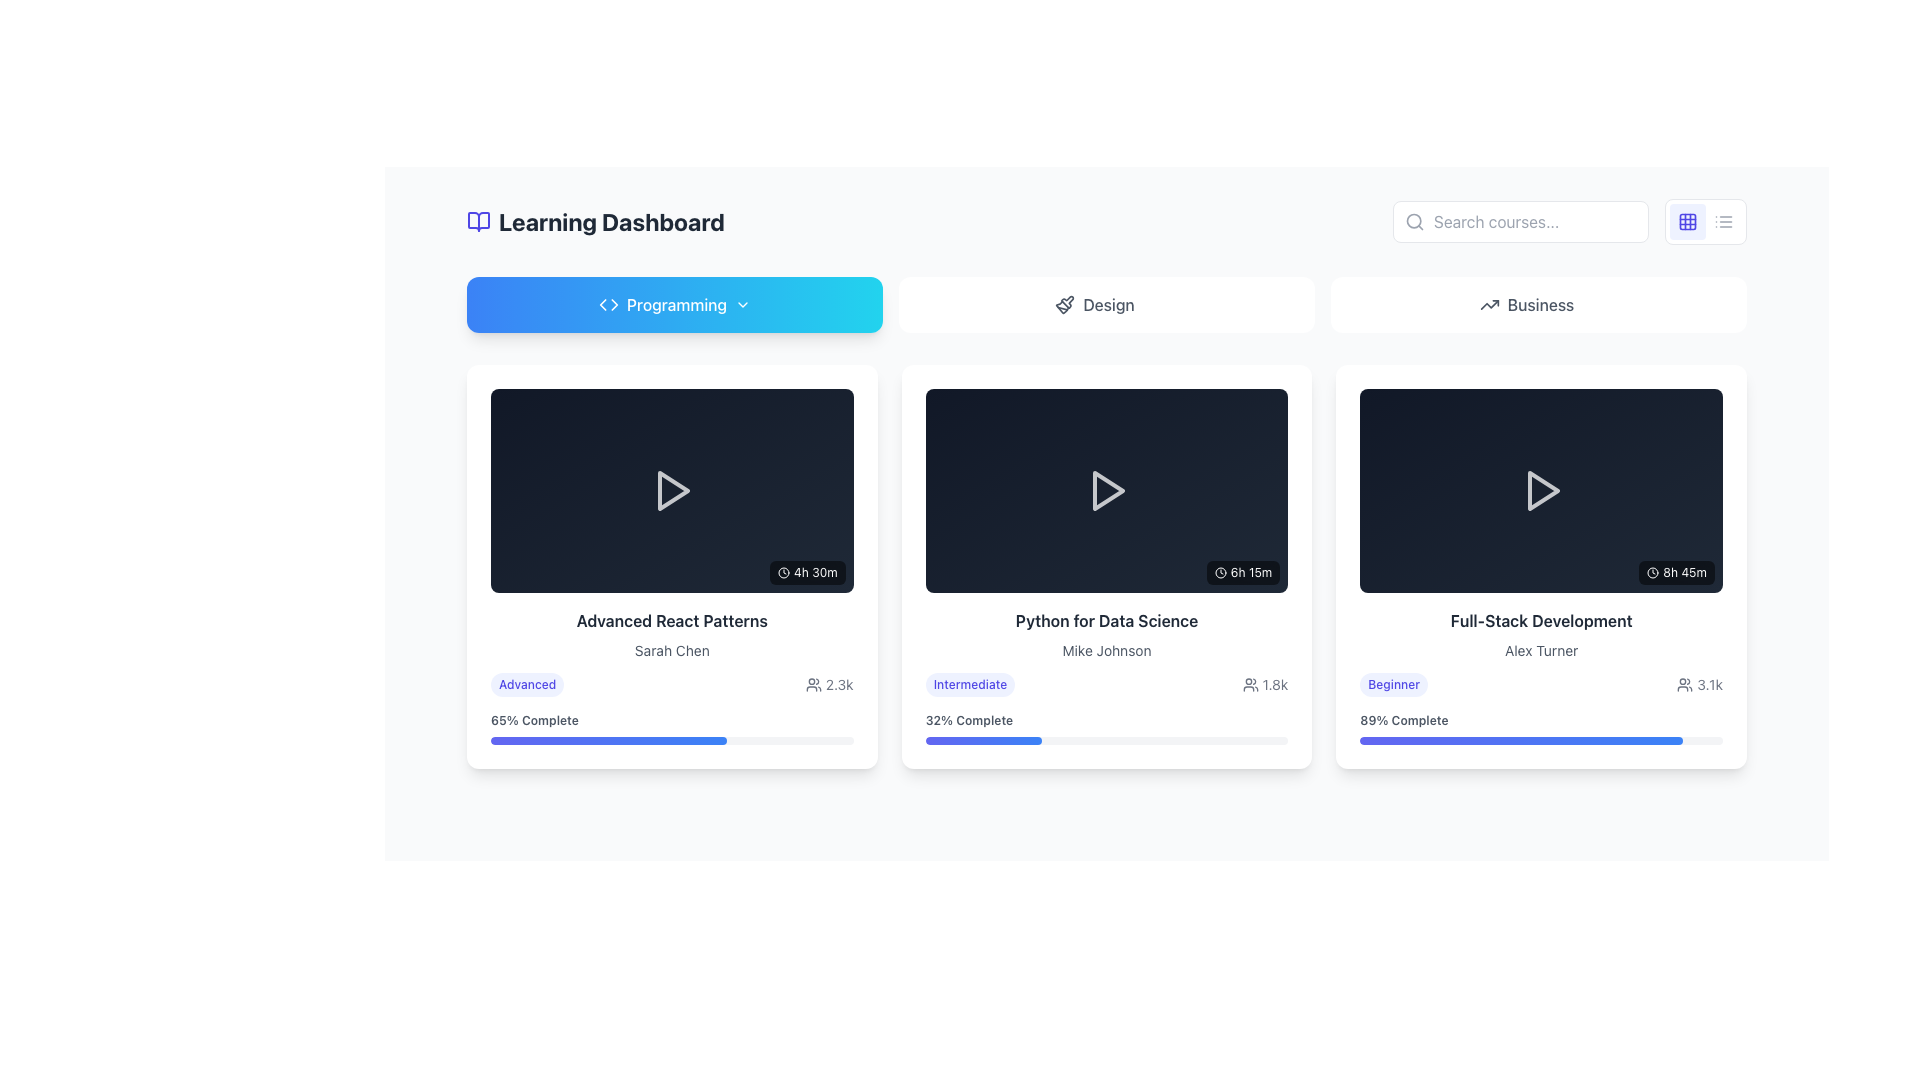  What do you see at coordinates (1106, 620) in the screenshot?
I see `the text label that serves as the title for the associated content on the card, located above the 'Mike Johnson' text label in the bottom section of the card component` at bounding box center [1106, 620].